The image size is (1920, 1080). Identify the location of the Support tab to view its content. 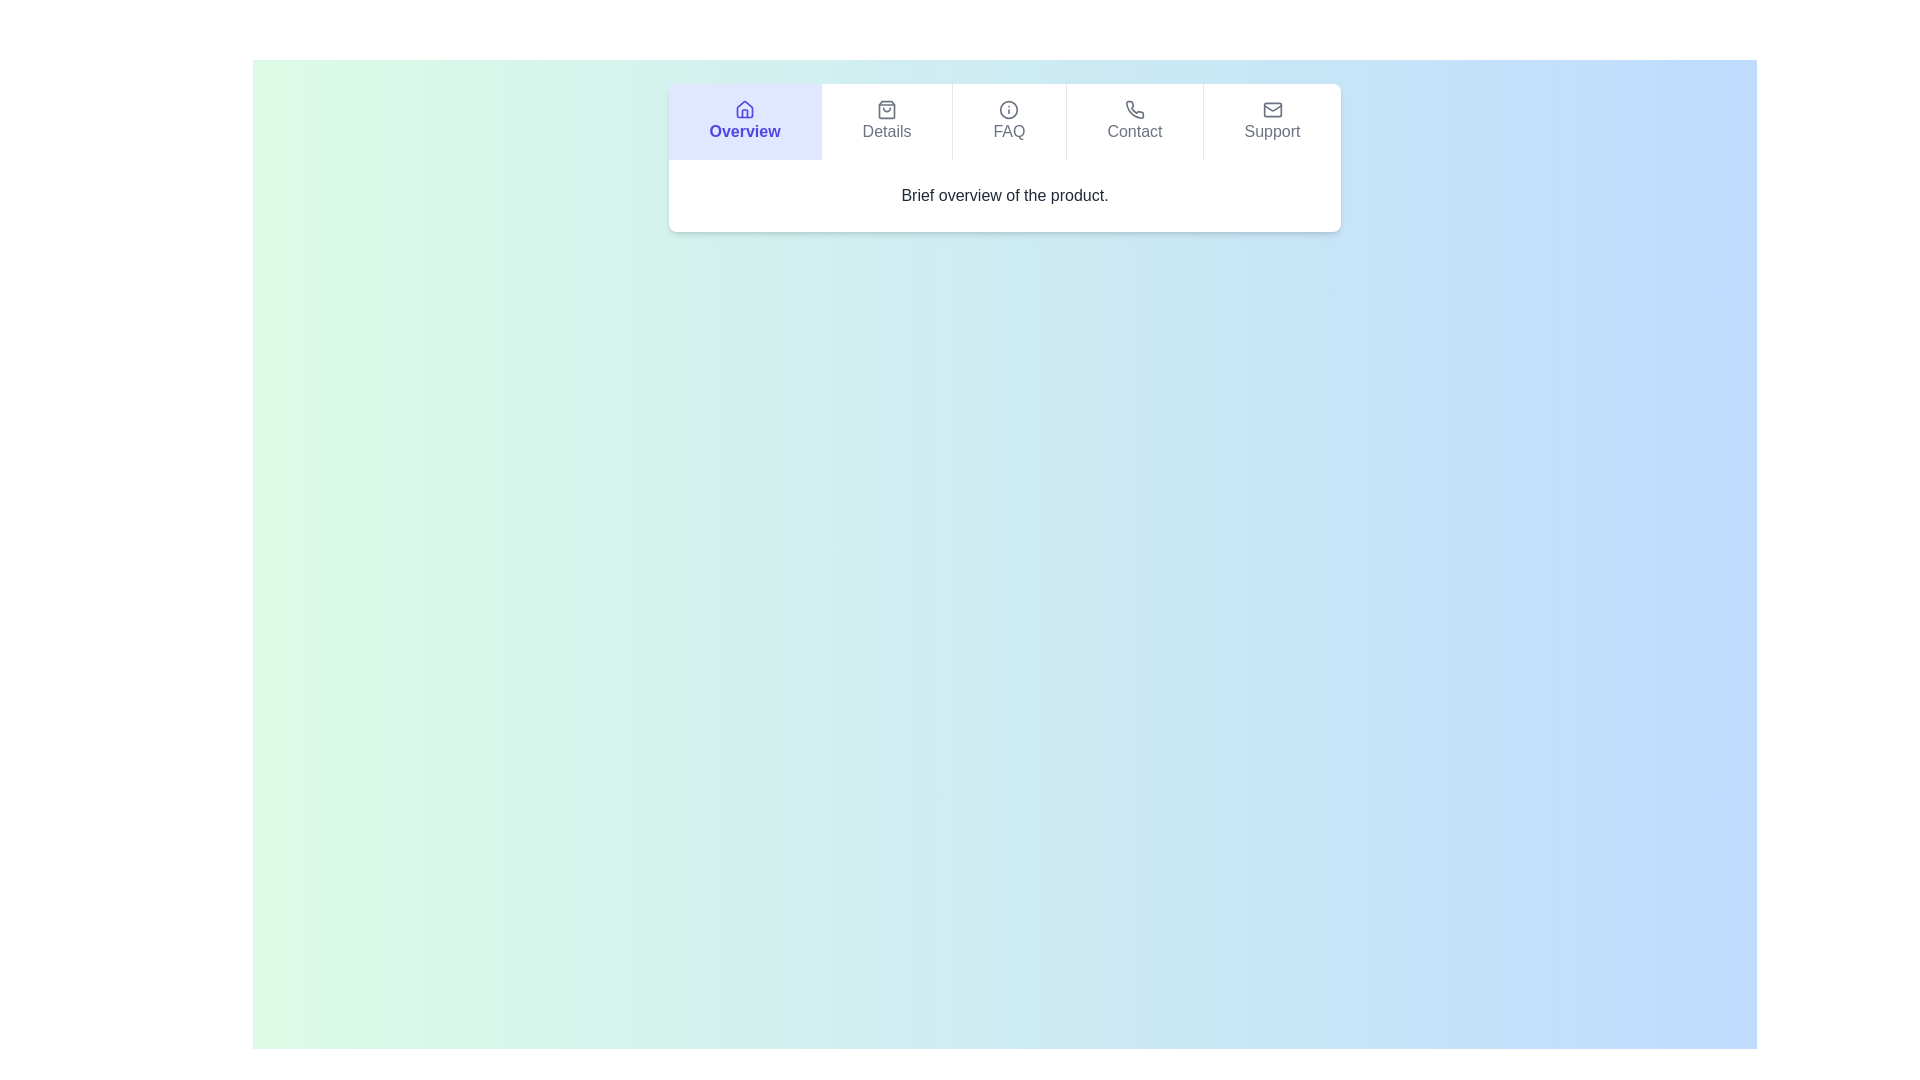
(1271, 122).